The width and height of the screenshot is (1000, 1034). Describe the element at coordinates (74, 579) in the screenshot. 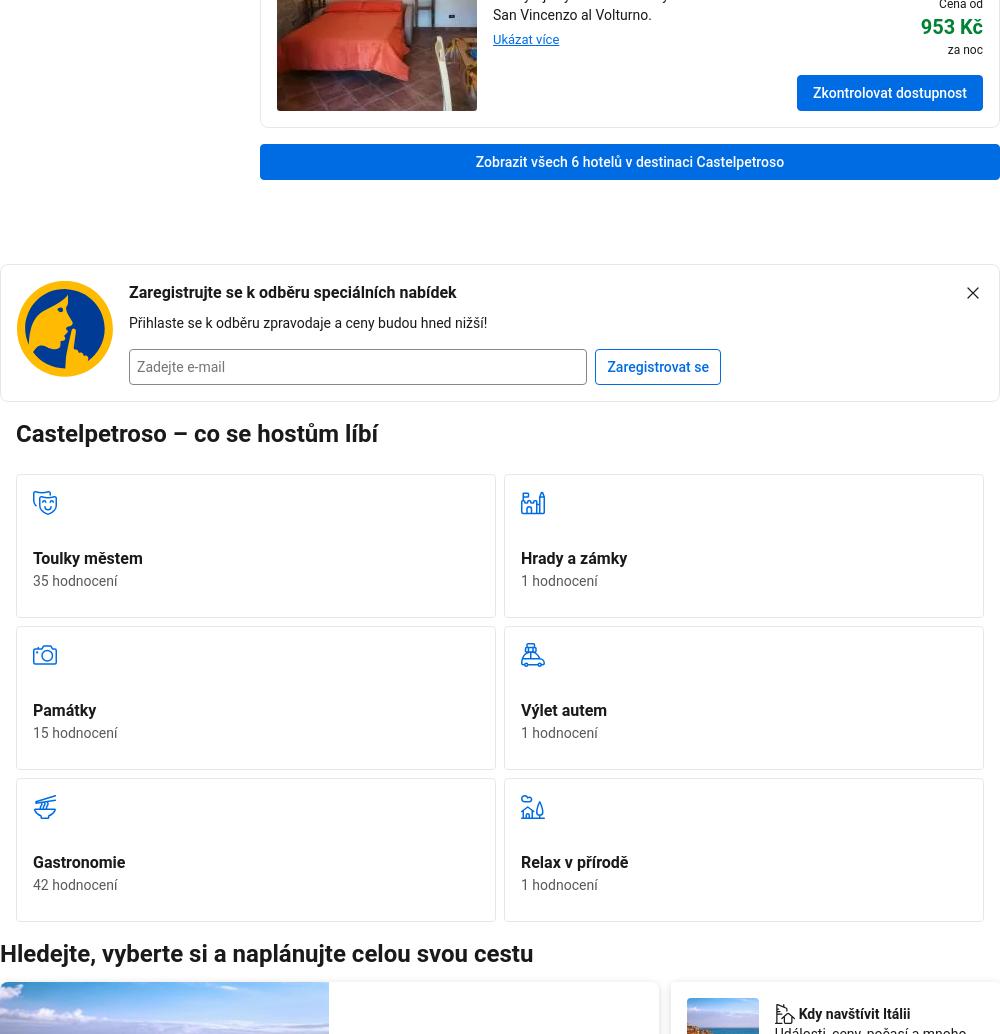

I see `'35 hodnocení'` at that location.